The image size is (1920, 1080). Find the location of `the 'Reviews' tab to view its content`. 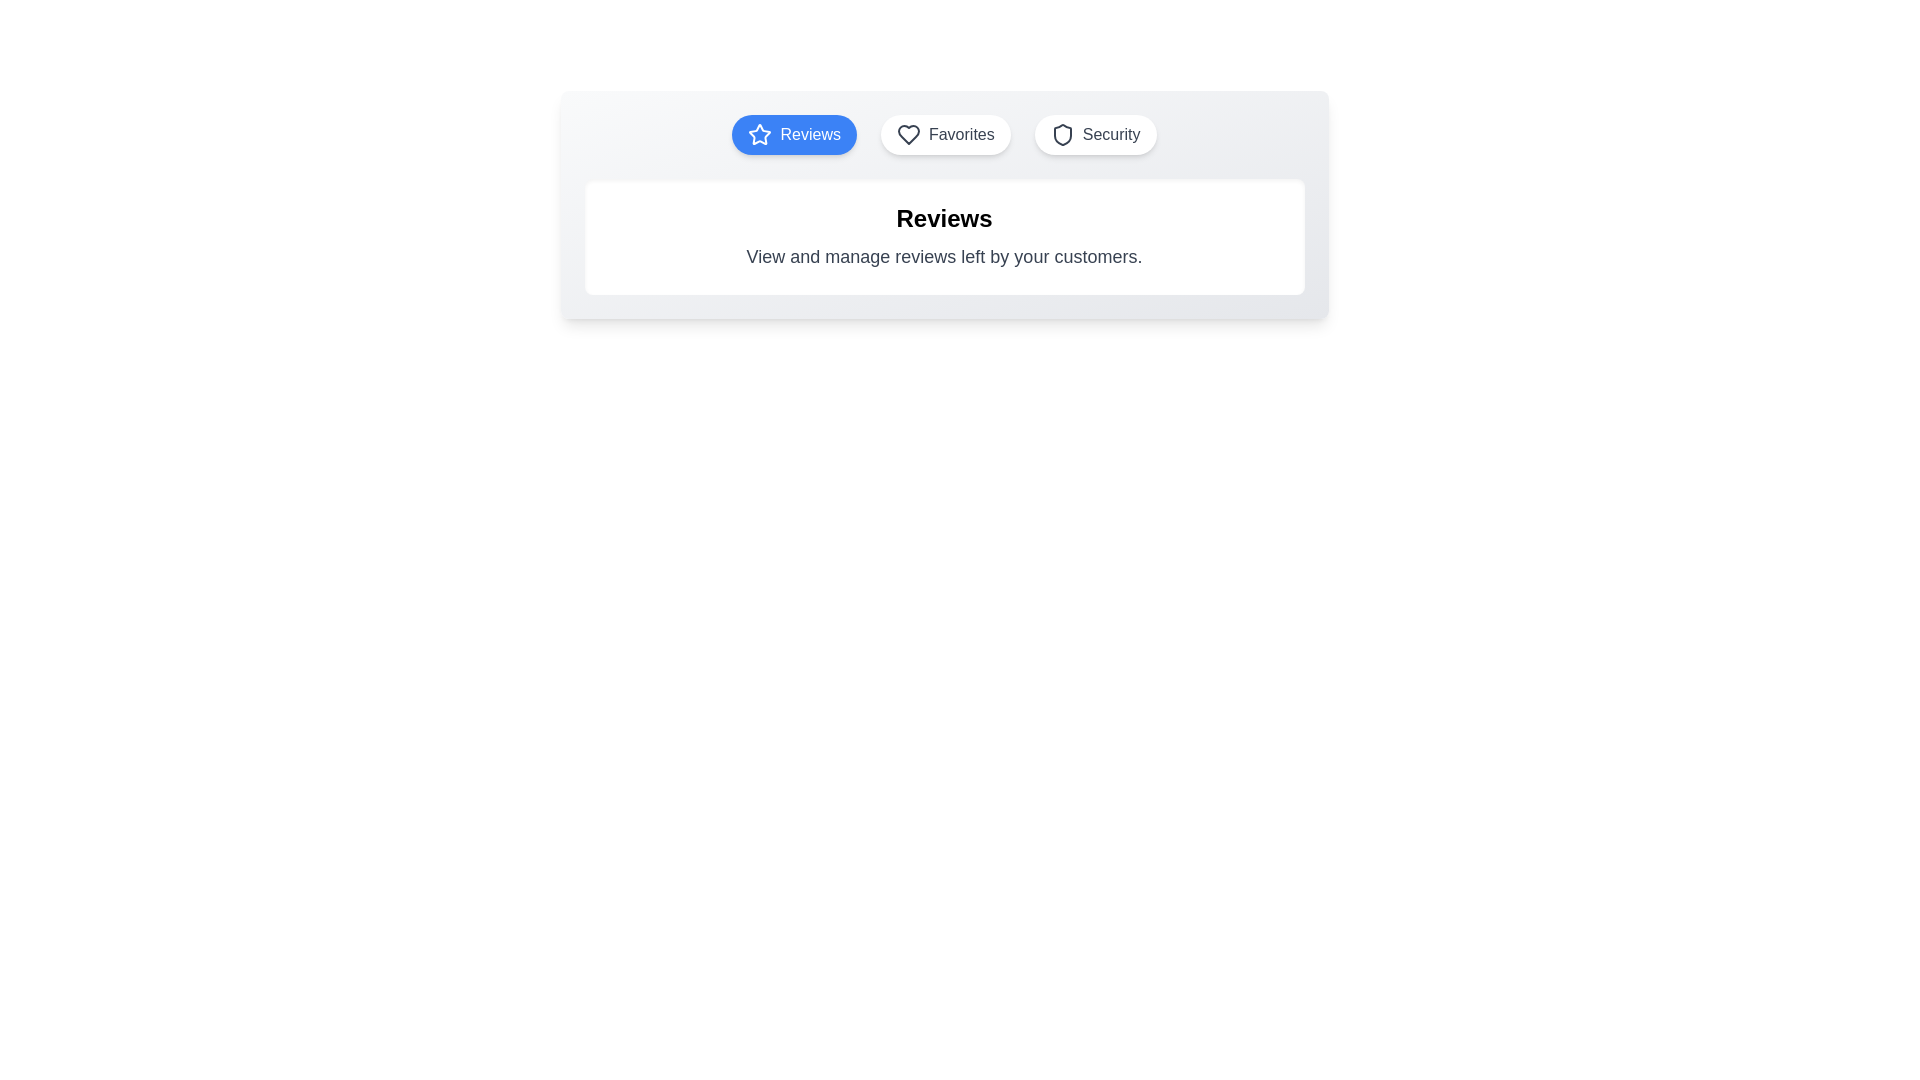

the 'Reviews' tab to view its content is located at coordinates (793, 135).